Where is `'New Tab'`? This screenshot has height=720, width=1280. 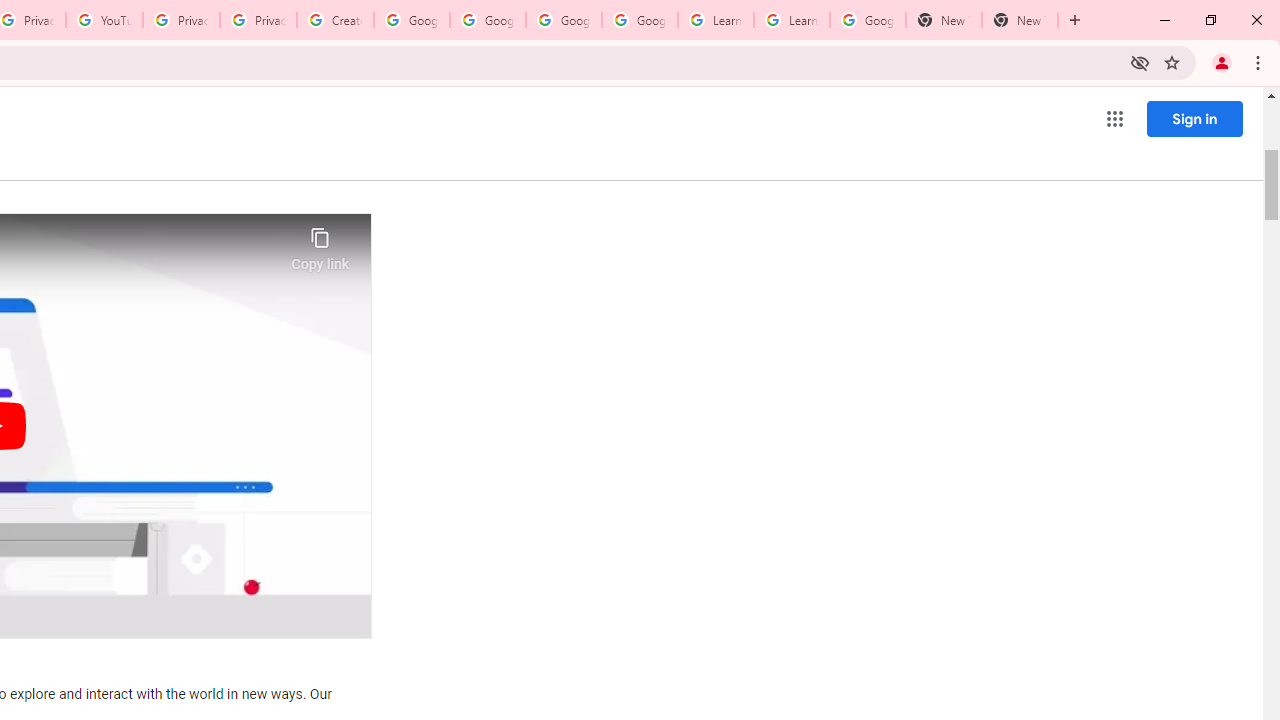 'New Tab' is located at coordinates (943, 20).